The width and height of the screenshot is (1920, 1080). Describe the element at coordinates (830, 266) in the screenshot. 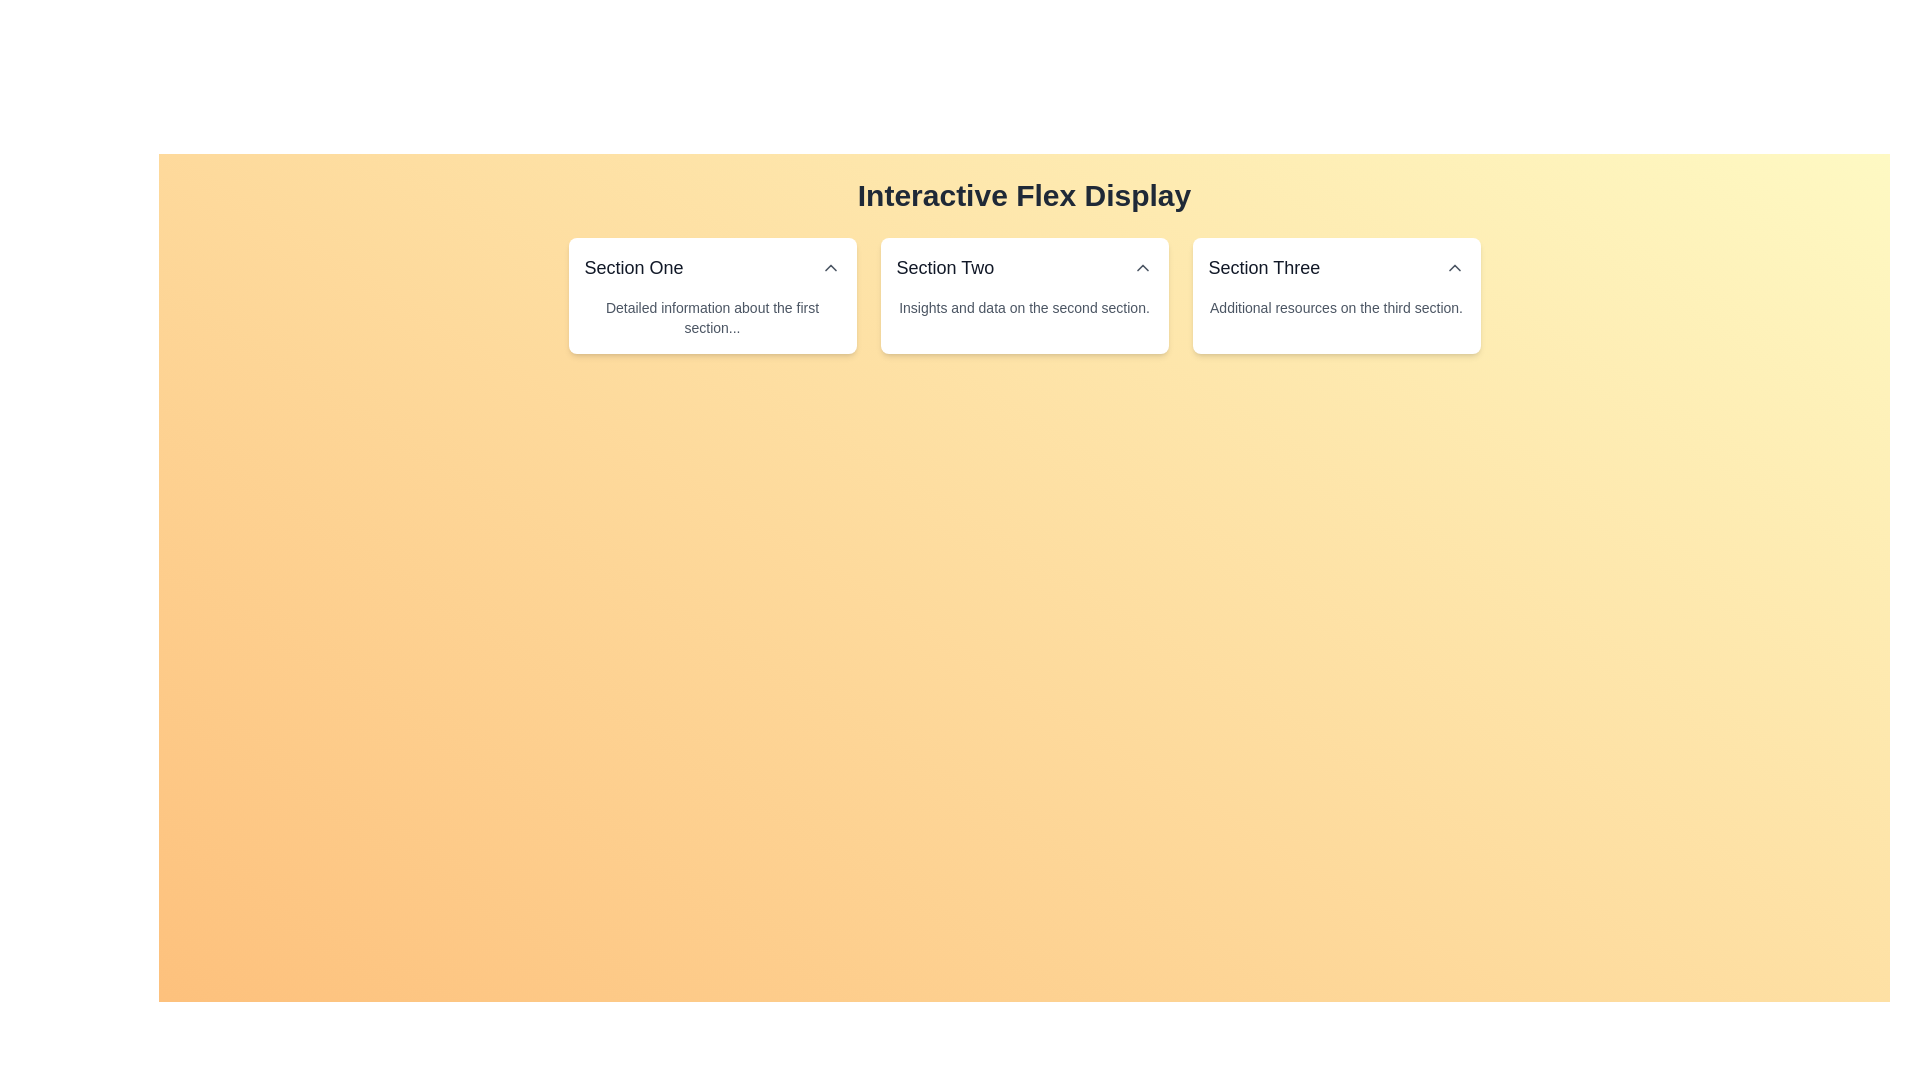

I see `the upward-pointing arrow icon button located to the right of the 'Section One' header` at that location.